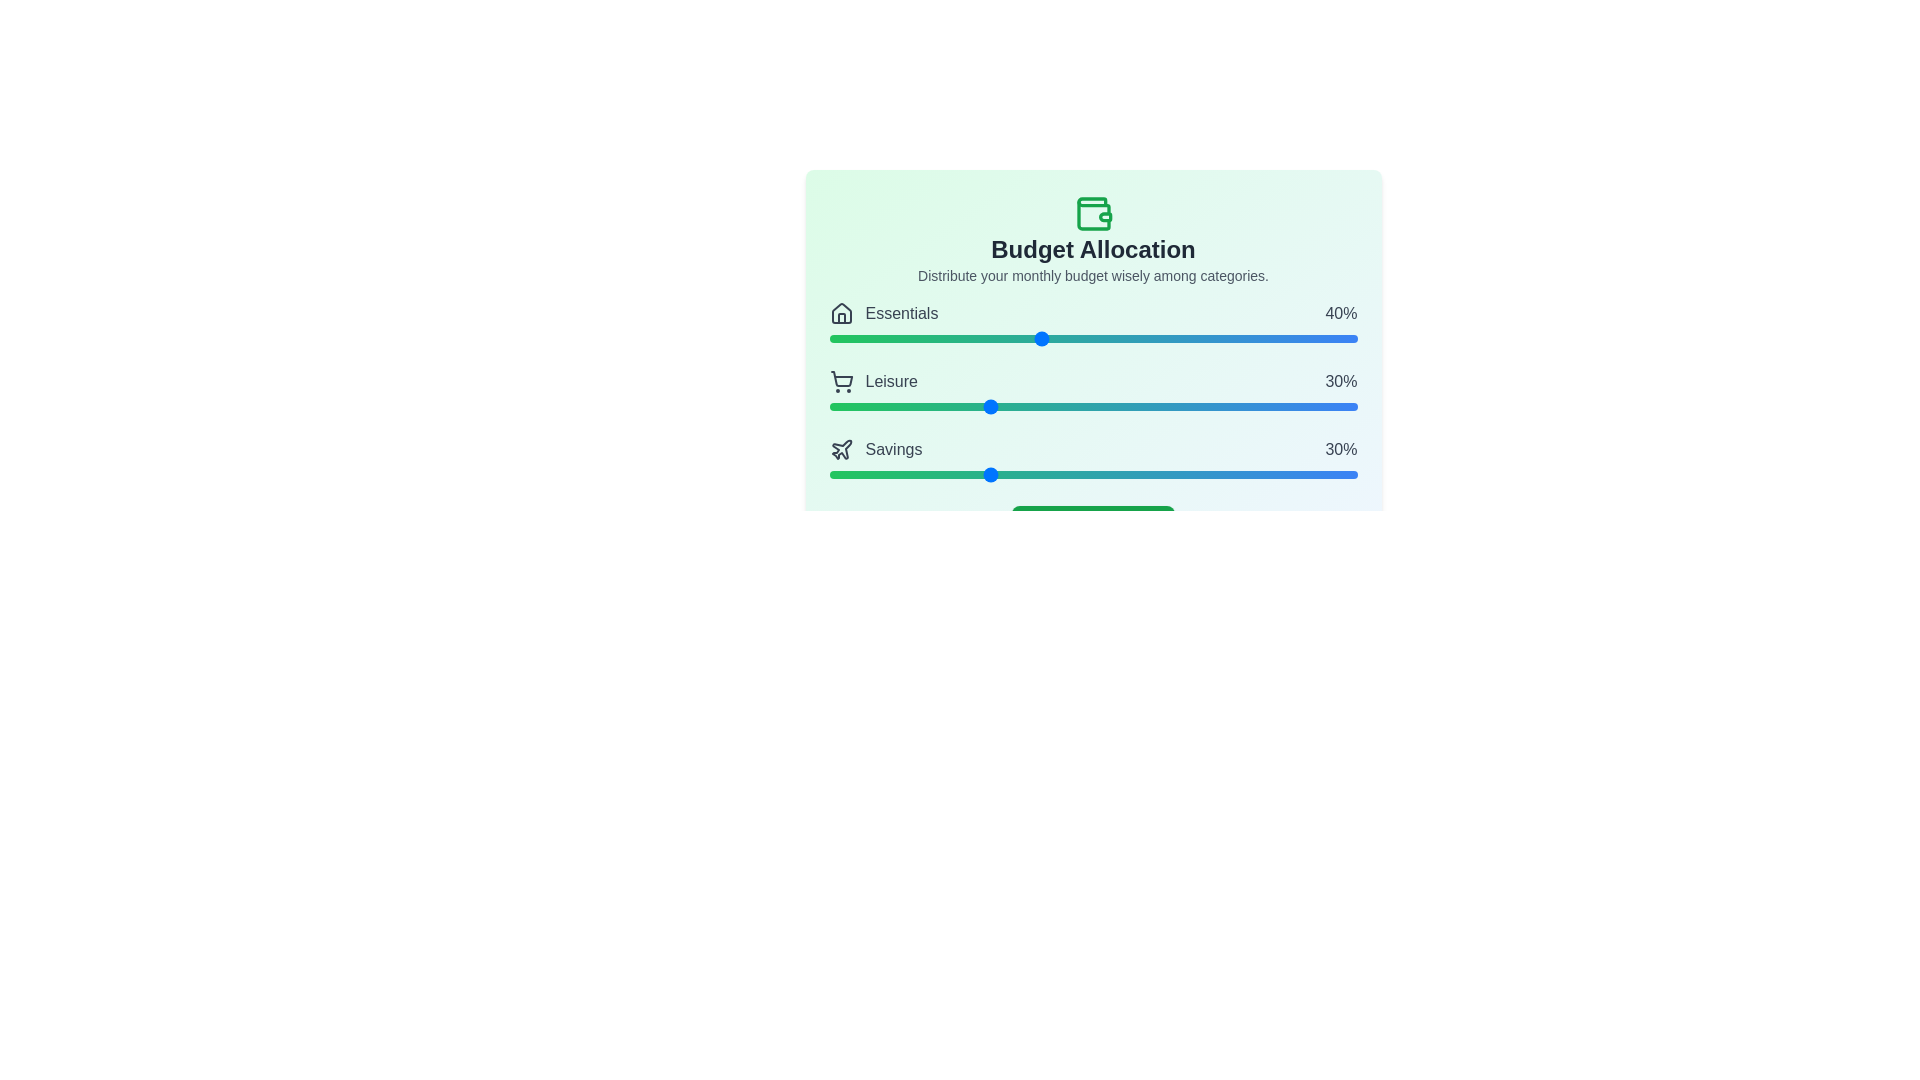  I want to click on the 'Leisure' slider to 16%, so click(912, 406).